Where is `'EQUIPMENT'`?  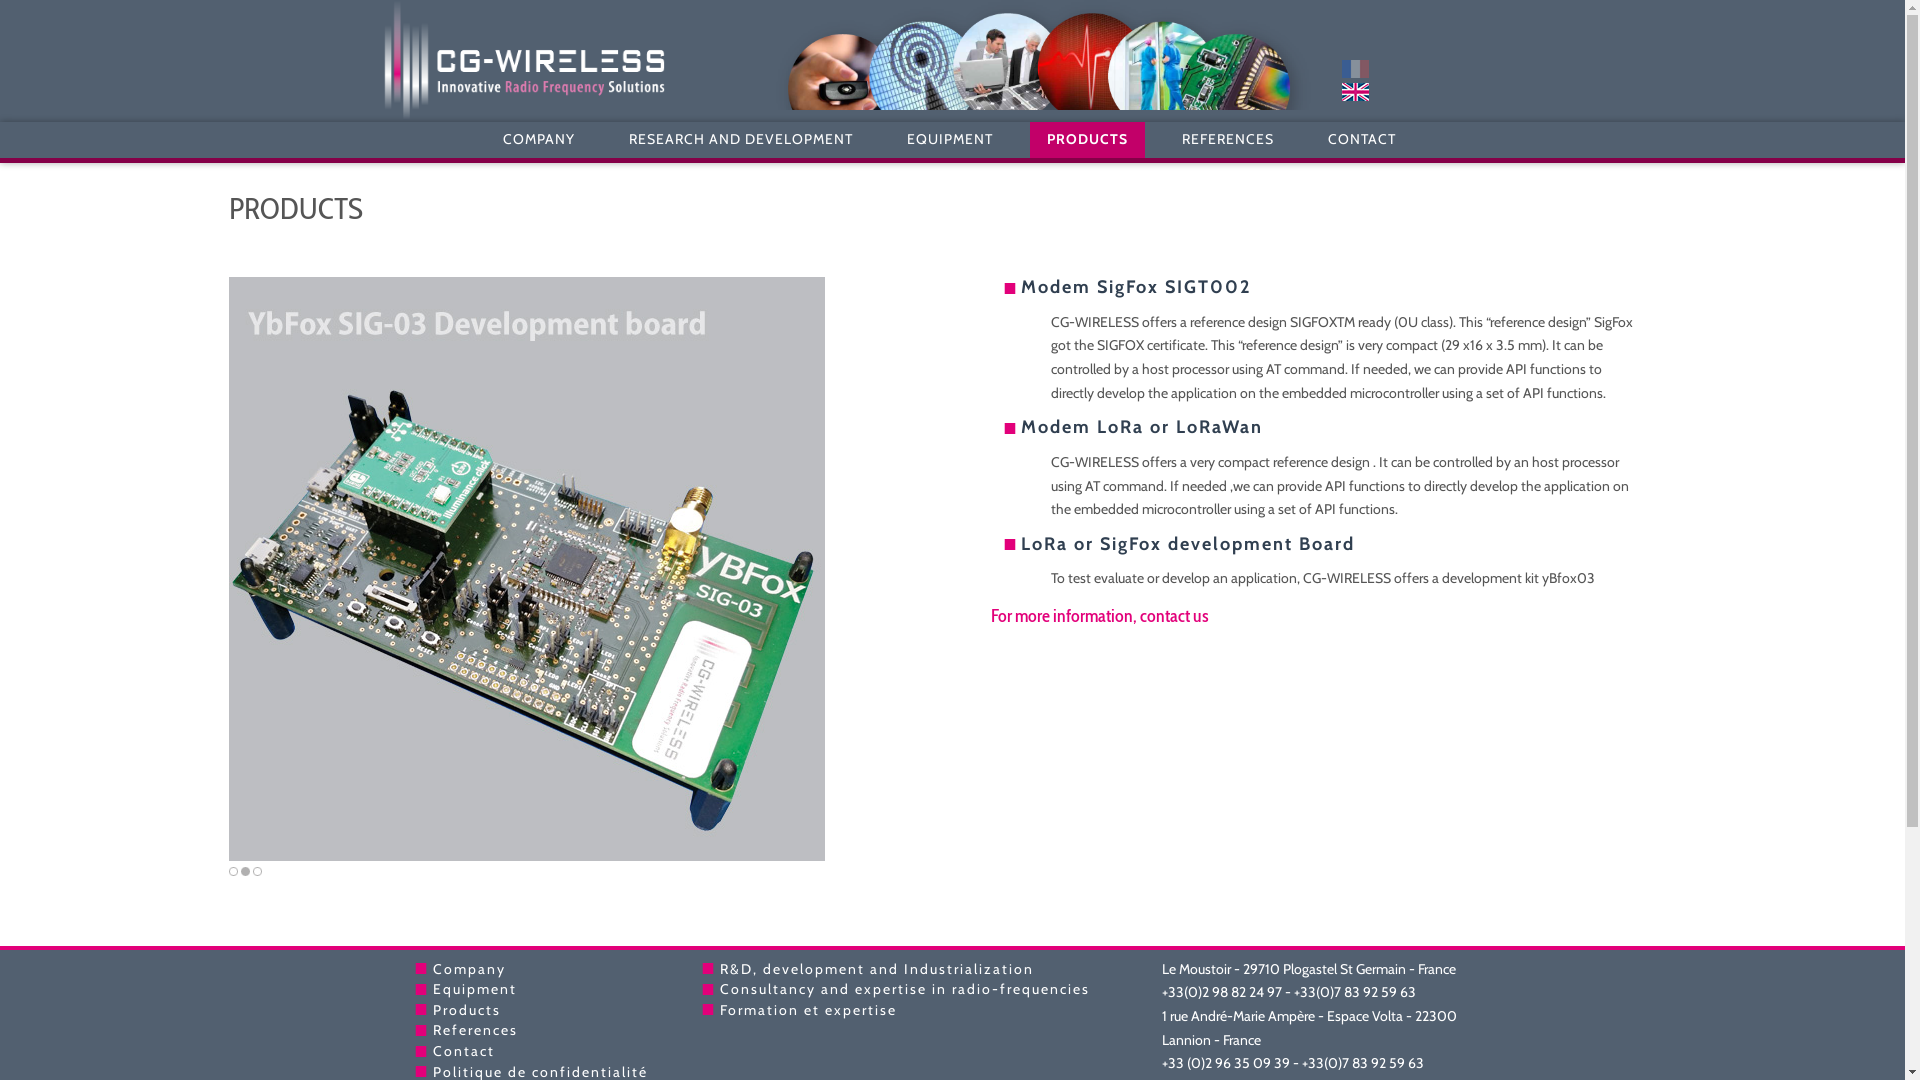 'EQUIPMENT' is located at coordinates (949, 138).